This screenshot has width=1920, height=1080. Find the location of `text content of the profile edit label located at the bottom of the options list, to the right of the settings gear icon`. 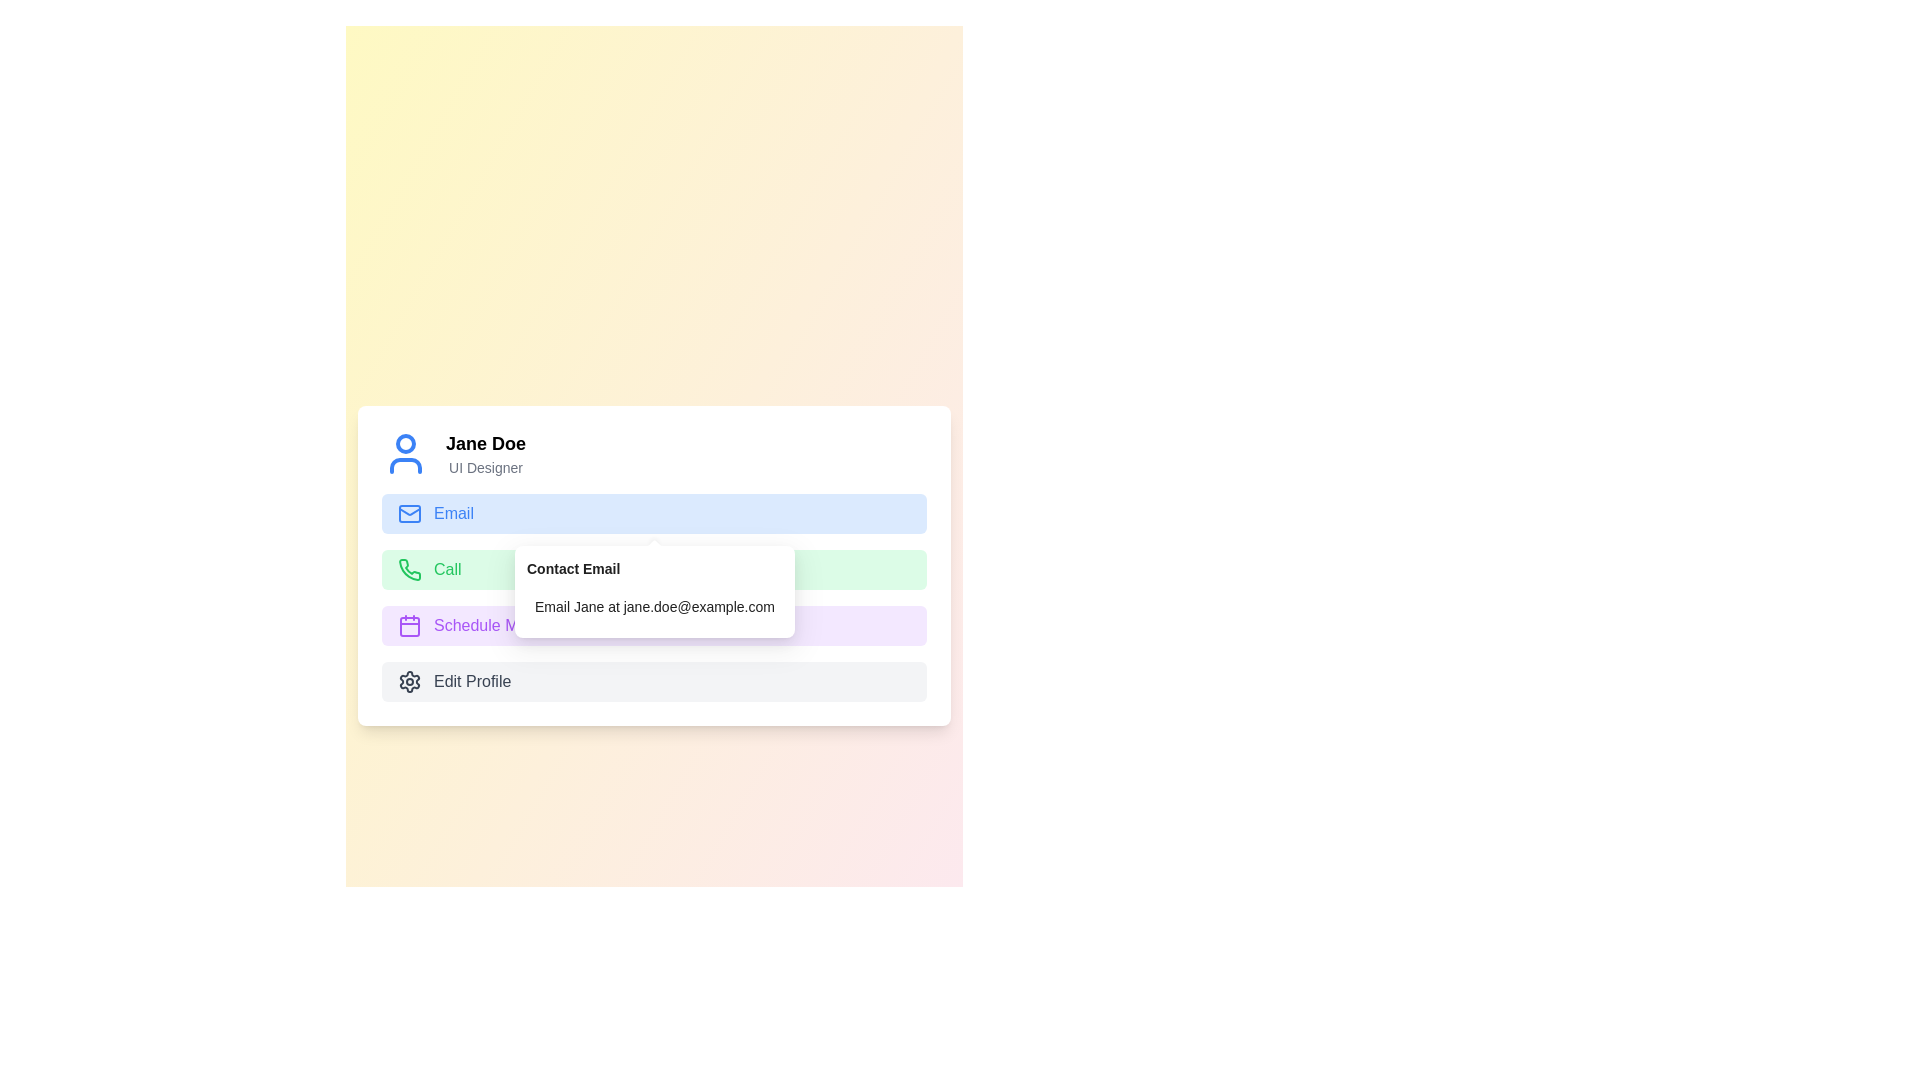

text content of the profile edit label located at the bottom of the options list, to the right of the settings gear icon is located at coordinates (471, 681).